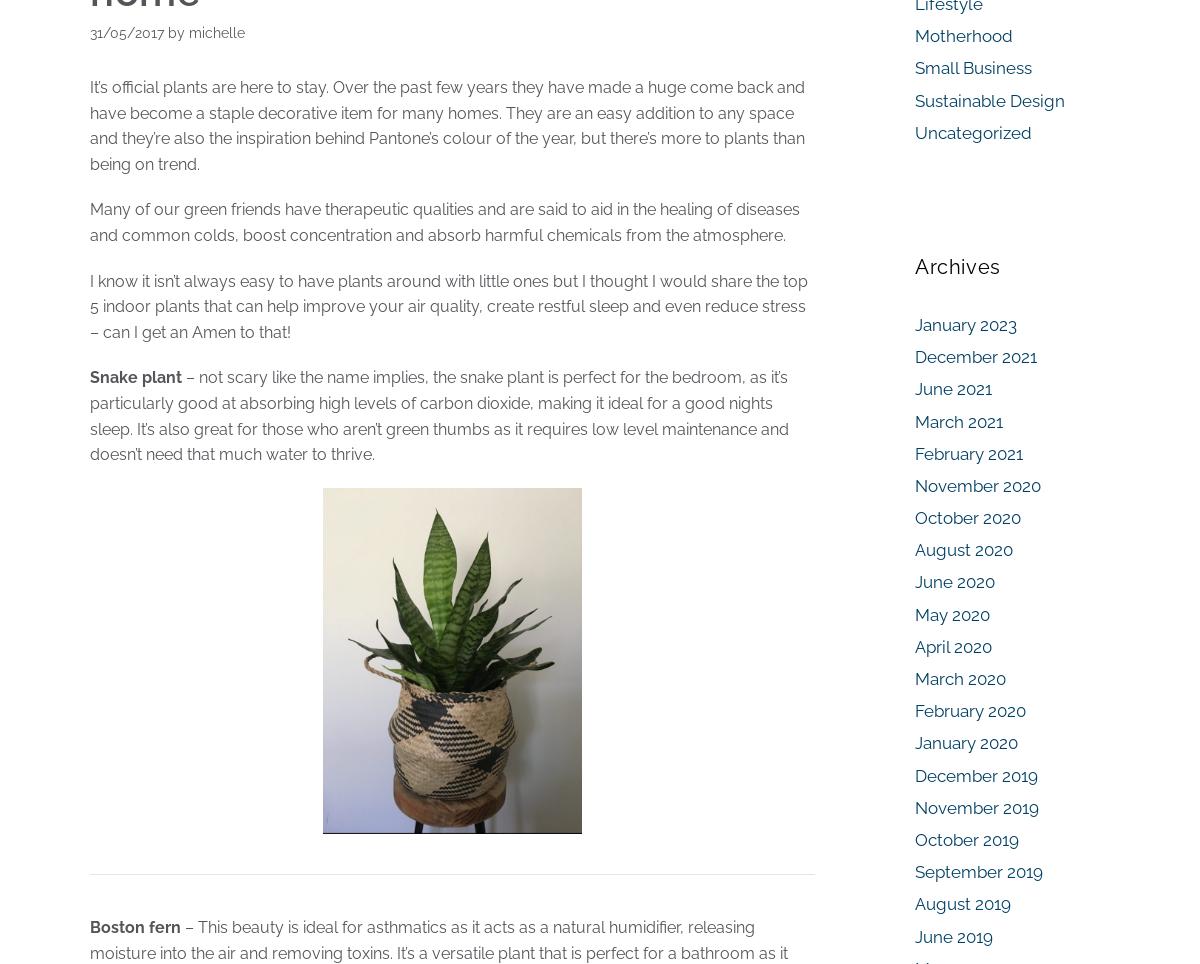 This screenshot has width=1200, height=964. What do you see at coordinates (977, 805) in the screenshot?
I see `'November 2019'` at bounding box center [977, 805].